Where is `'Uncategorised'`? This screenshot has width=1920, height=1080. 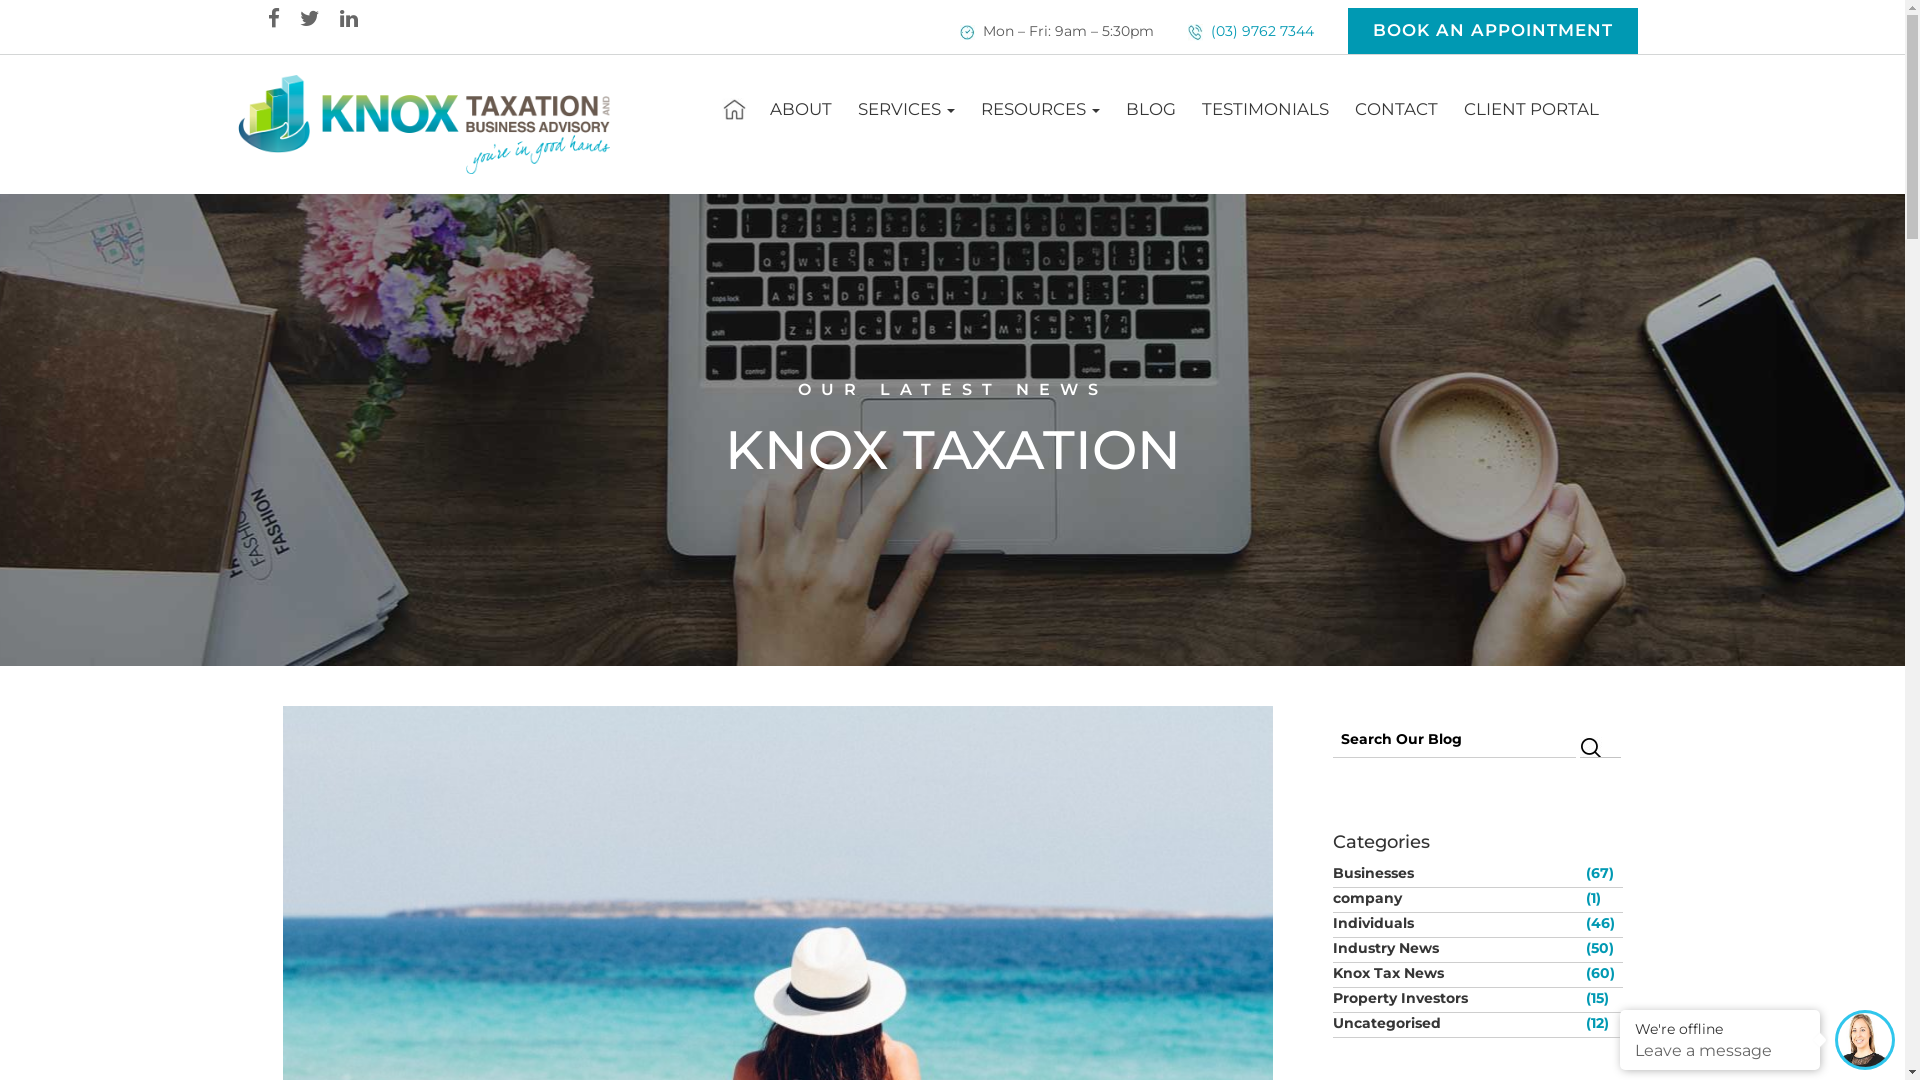
'Uncategorised' is located at coordinates (1456, 1022).